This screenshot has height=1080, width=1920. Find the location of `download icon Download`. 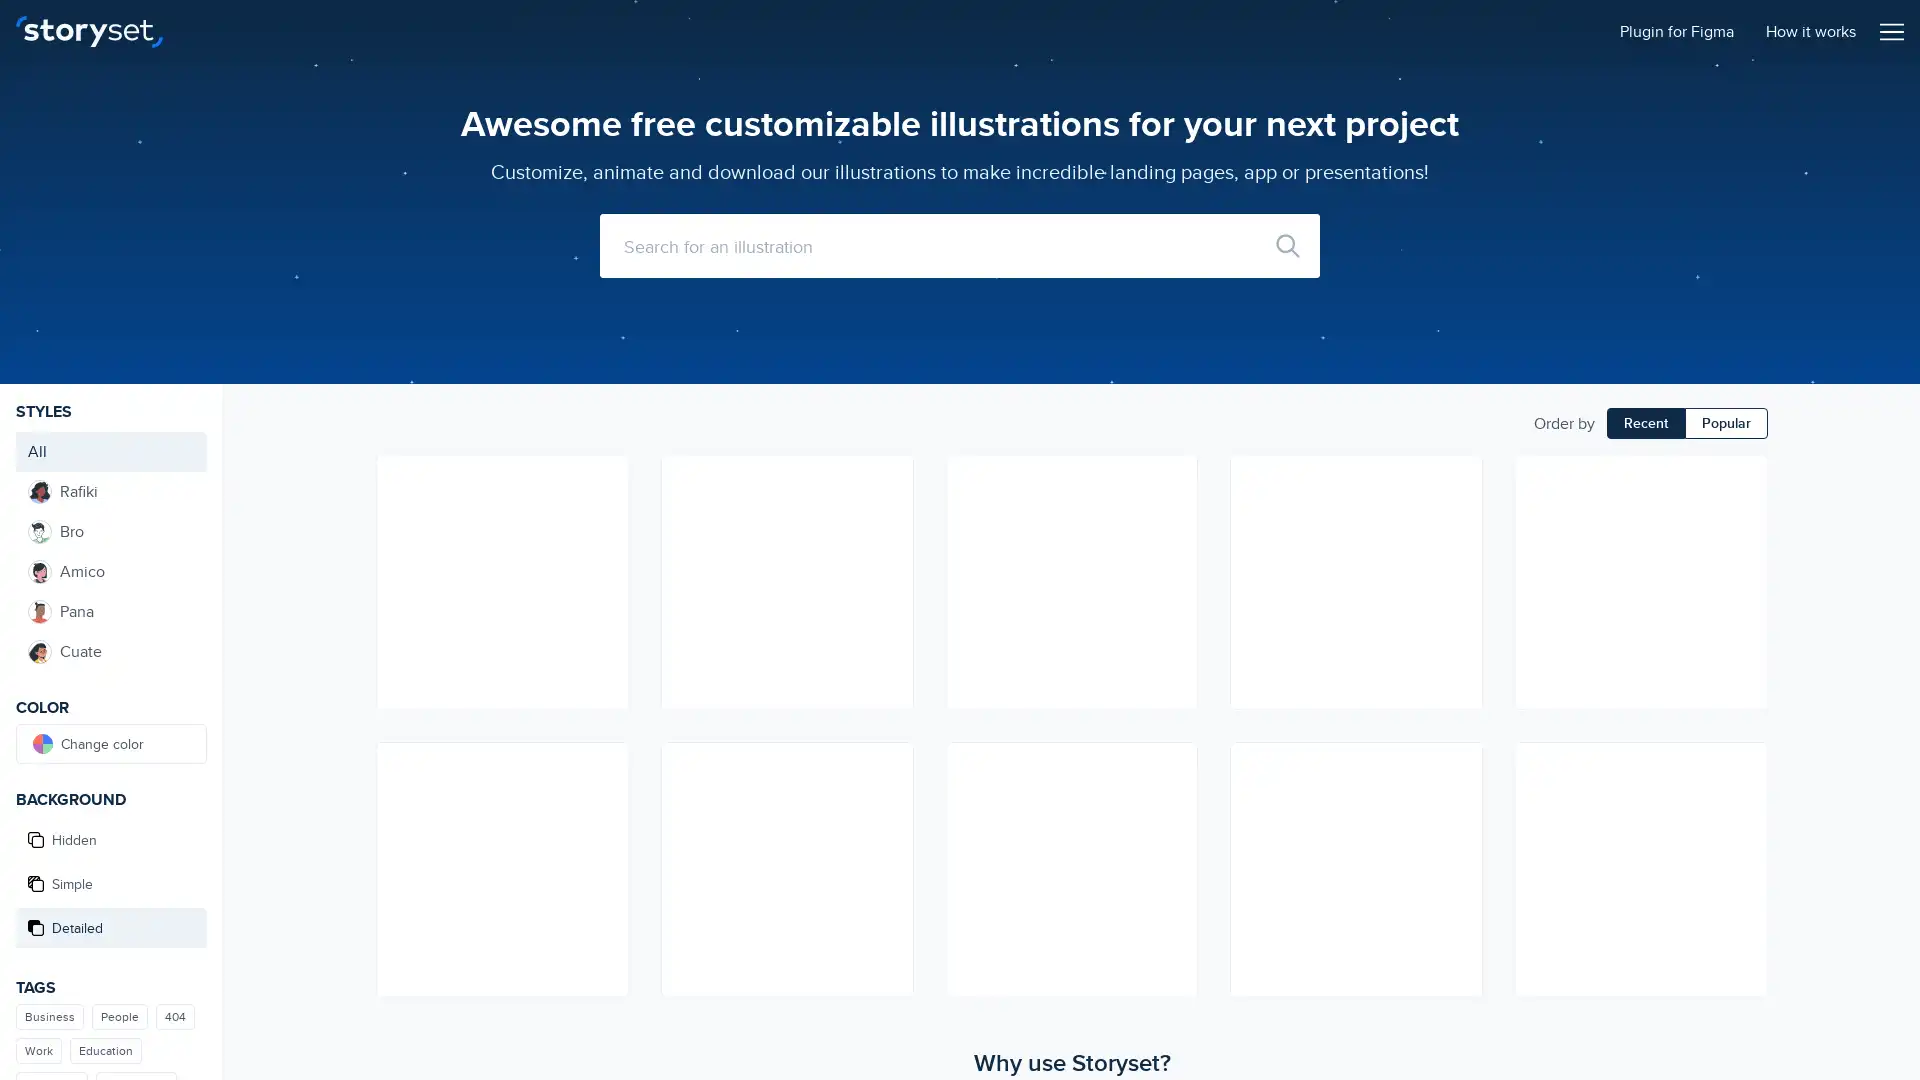

download icon Download is located at coordinates (887, 801).